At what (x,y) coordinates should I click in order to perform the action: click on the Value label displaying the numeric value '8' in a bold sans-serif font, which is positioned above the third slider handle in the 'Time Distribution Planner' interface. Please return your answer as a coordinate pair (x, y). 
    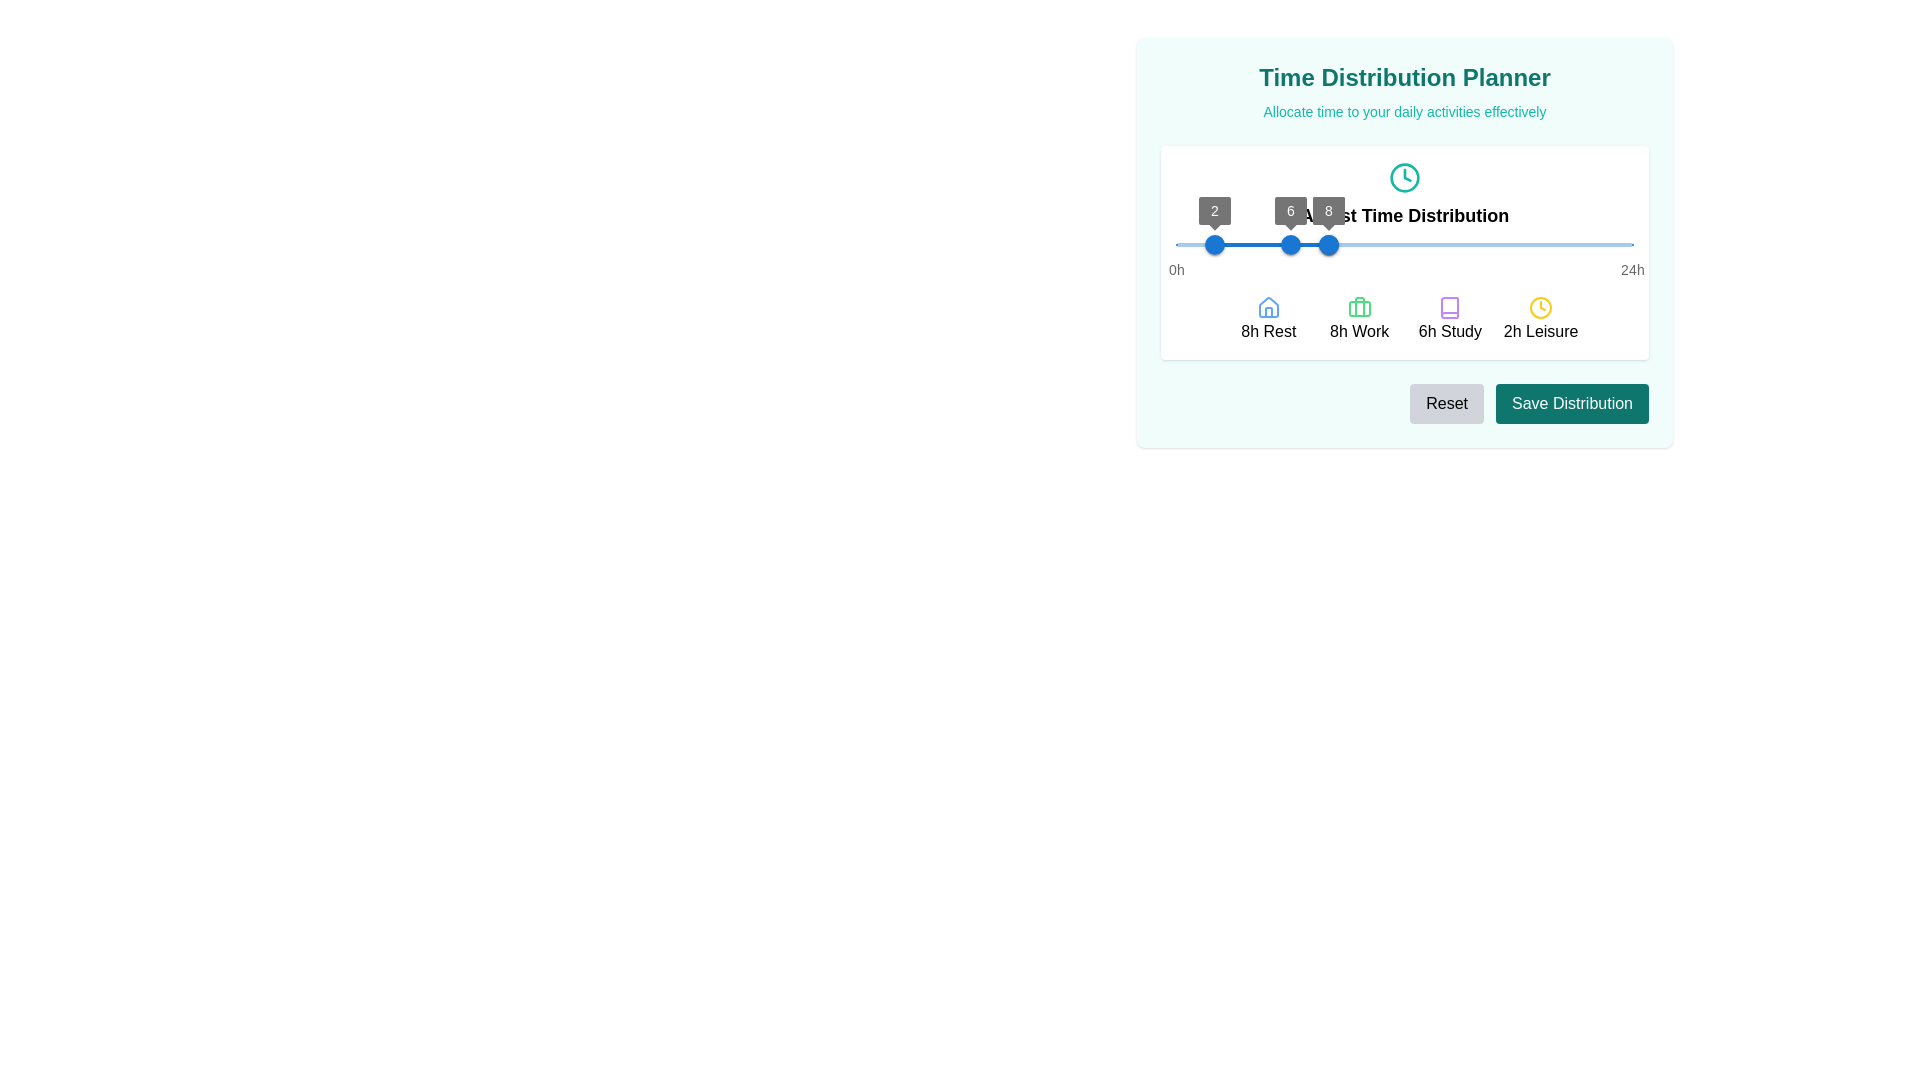
    Looking at the image, I should click on (1329, 211).